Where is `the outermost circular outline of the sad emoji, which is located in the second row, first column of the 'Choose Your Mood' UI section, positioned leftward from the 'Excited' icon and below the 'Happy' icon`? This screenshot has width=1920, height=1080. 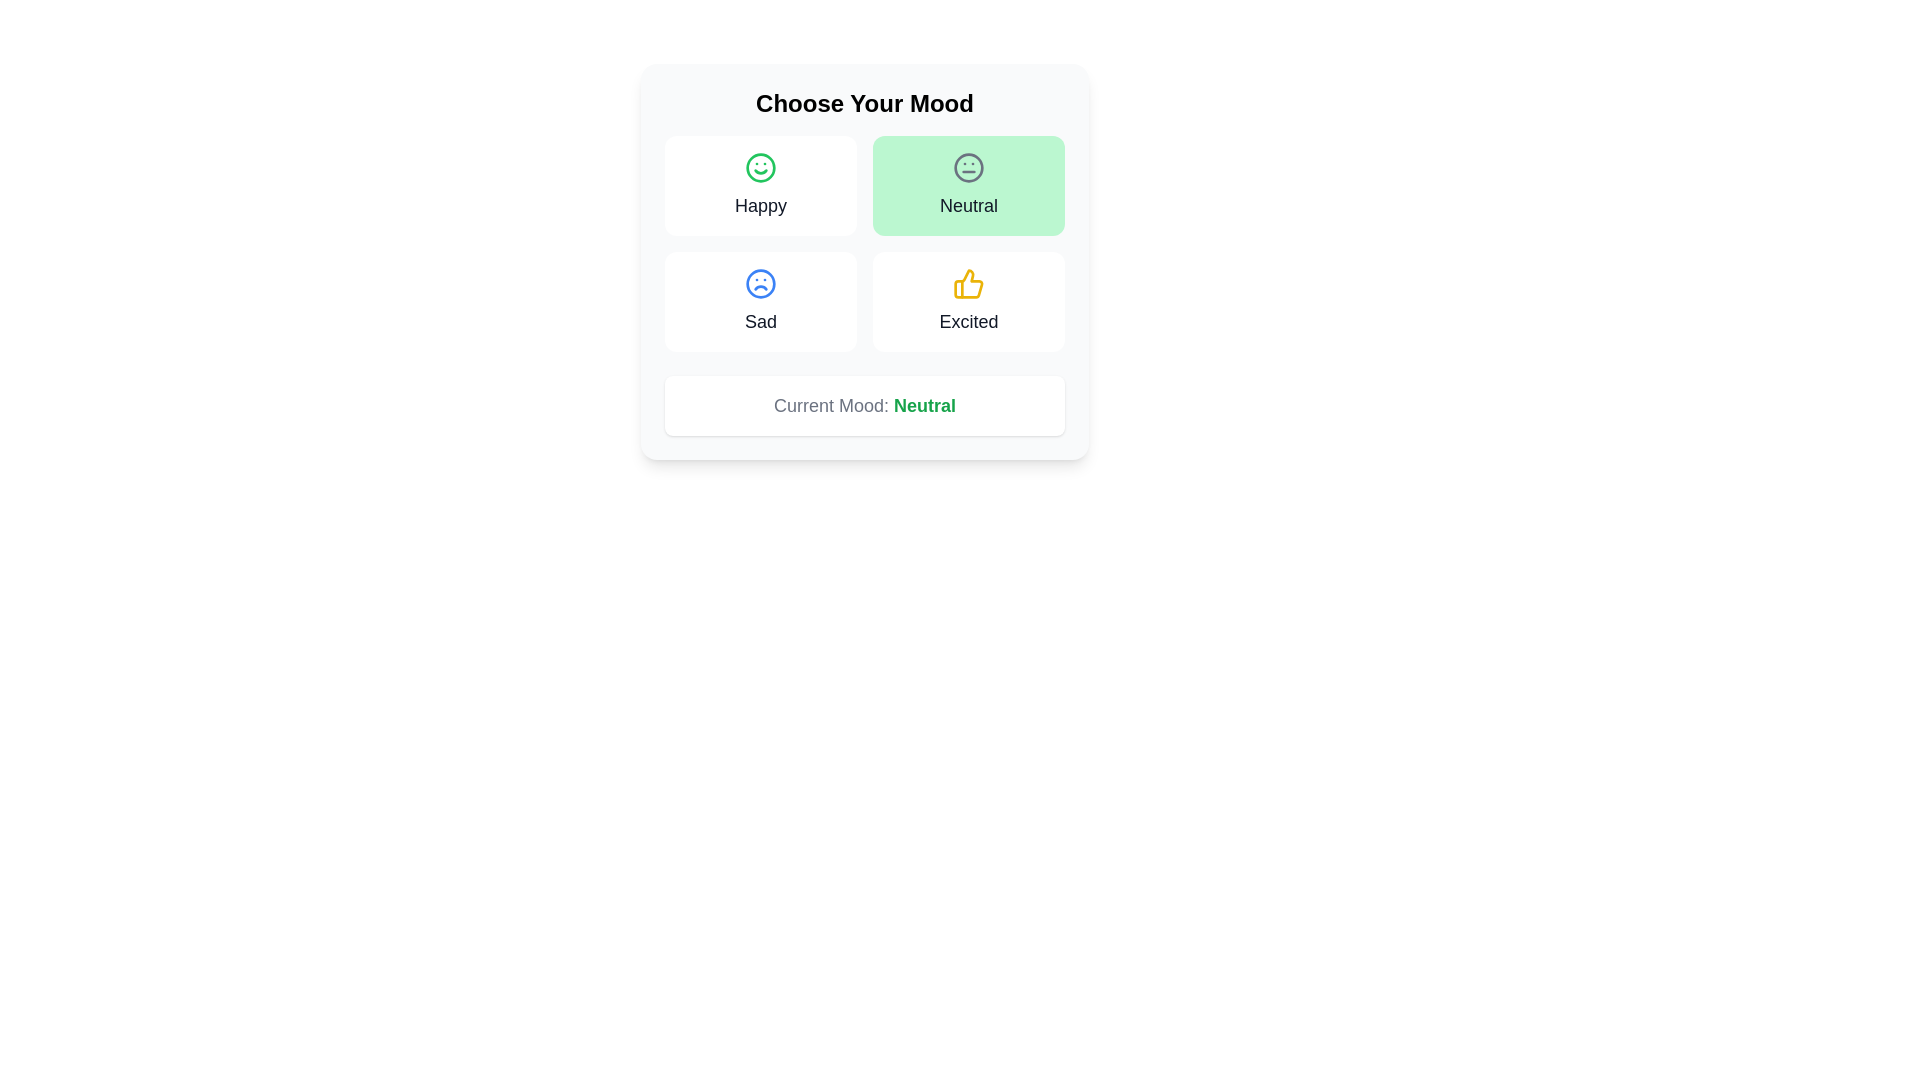
the outermost circular outline of the sad emoji, which is located in the second row, first column of the 'Choose Your Mood' UI section, positioned leftward from the 'Excited' icon and below the 'Happy' icon is located at coordinates (760, 284).